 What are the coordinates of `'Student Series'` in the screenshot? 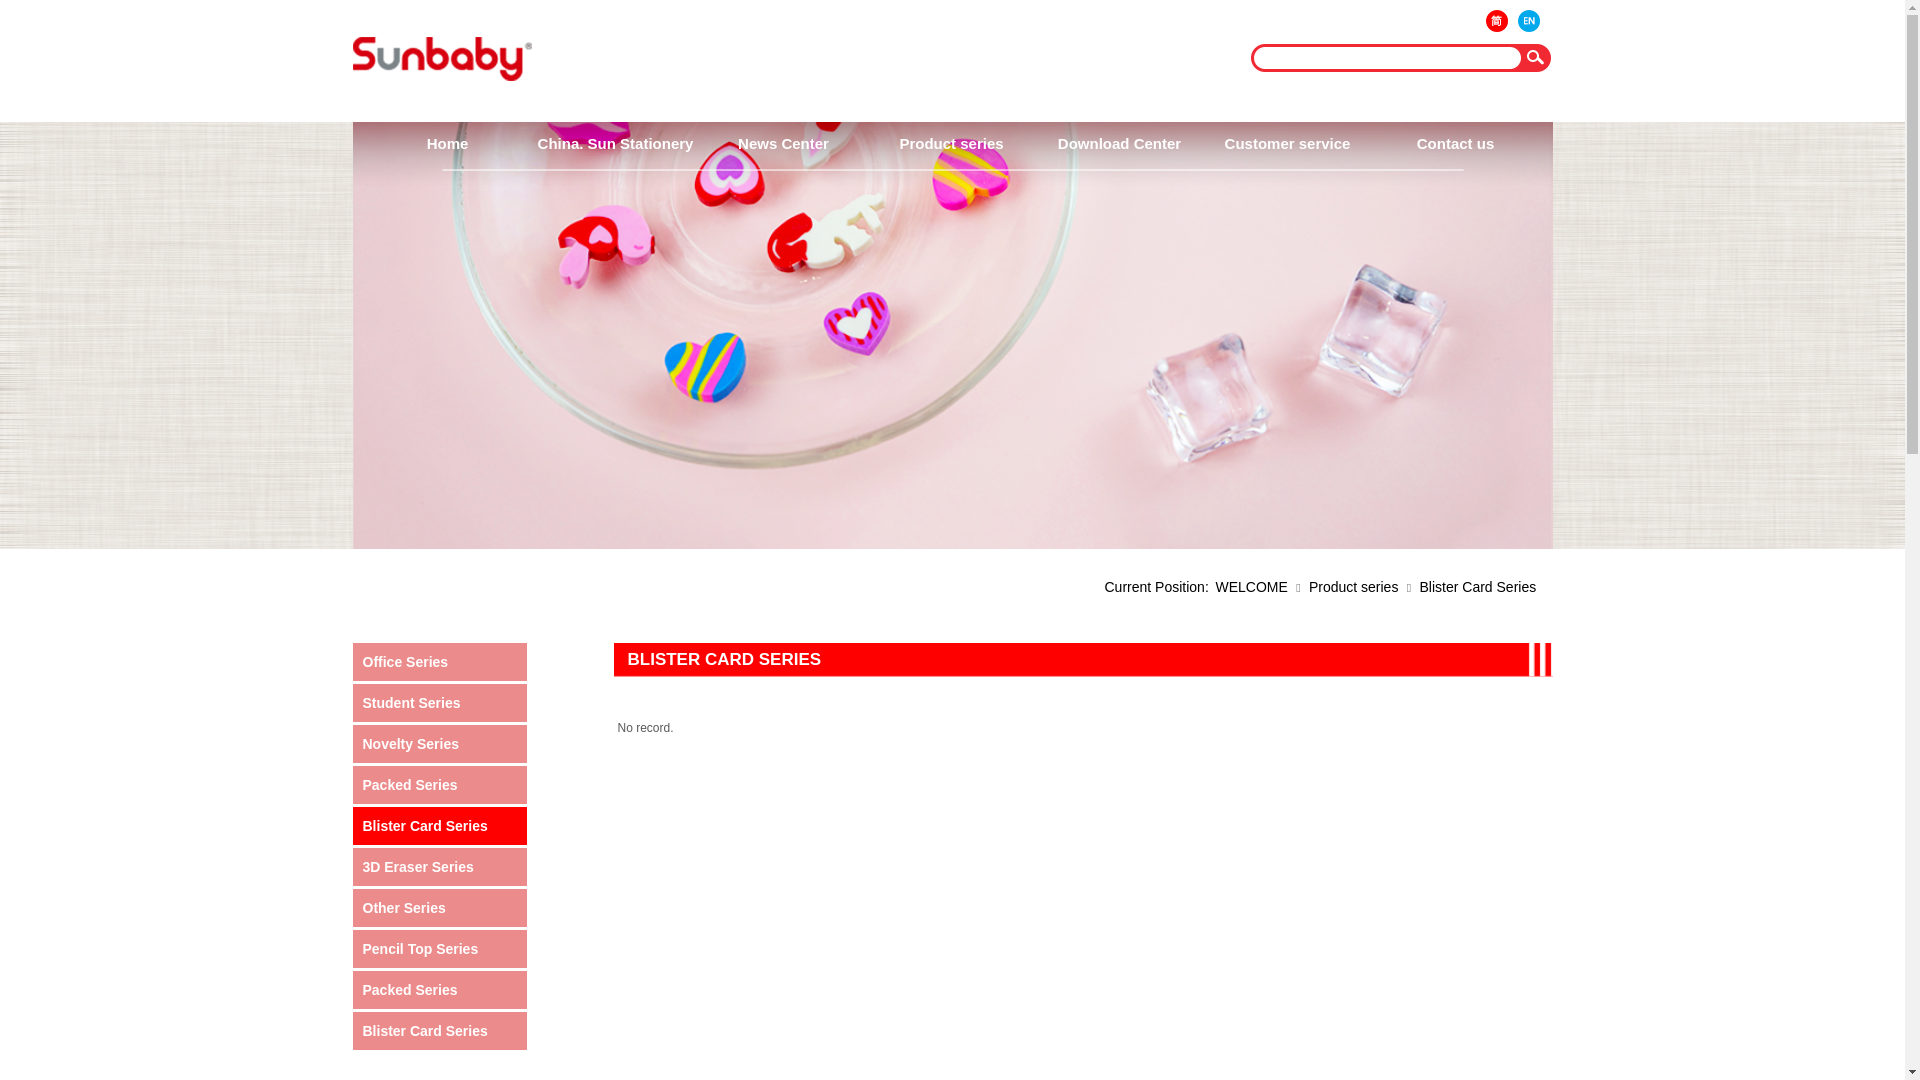 It's located at (440, 701).